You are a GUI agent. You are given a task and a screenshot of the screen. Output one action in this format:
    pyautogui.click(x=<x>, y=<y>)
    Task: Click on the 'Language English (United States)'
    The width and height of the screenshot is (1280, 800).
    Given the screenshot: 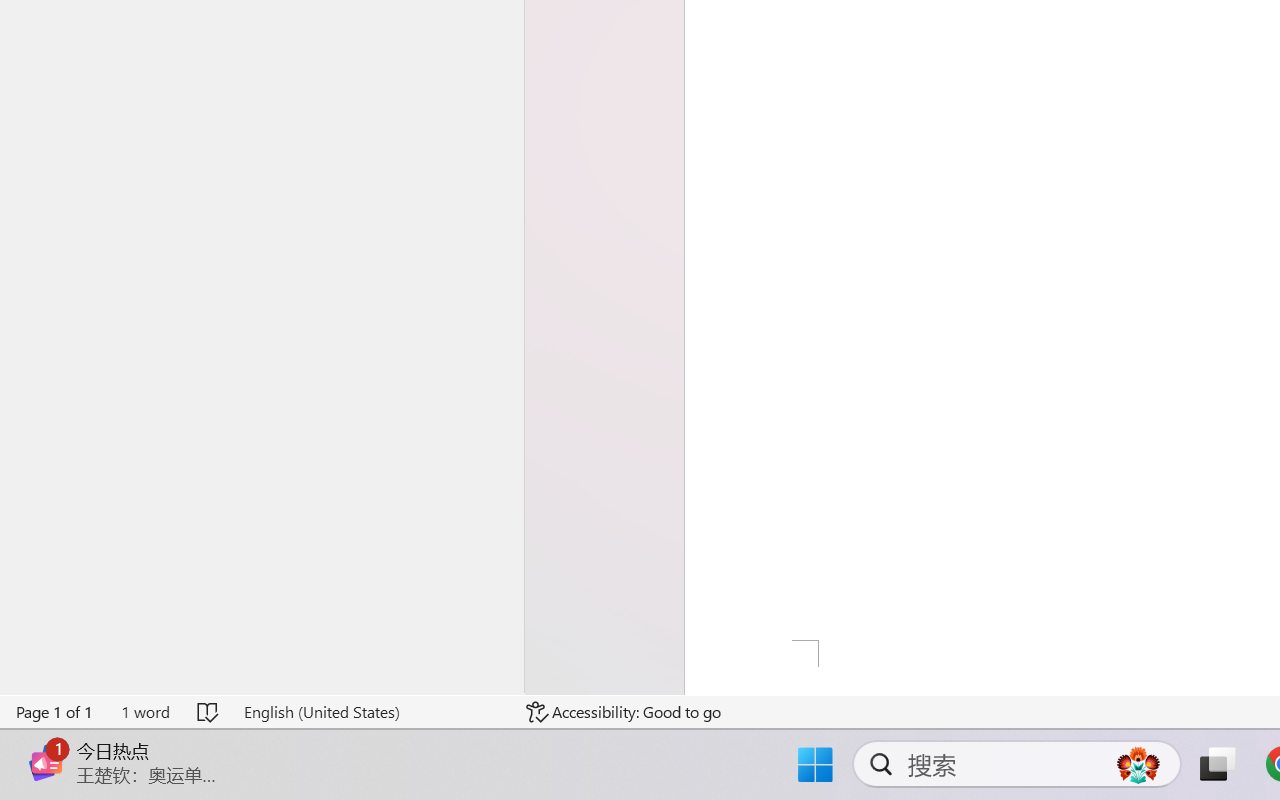 What is the action you would take?
    pyautogui.click(x=371, y=711)
    